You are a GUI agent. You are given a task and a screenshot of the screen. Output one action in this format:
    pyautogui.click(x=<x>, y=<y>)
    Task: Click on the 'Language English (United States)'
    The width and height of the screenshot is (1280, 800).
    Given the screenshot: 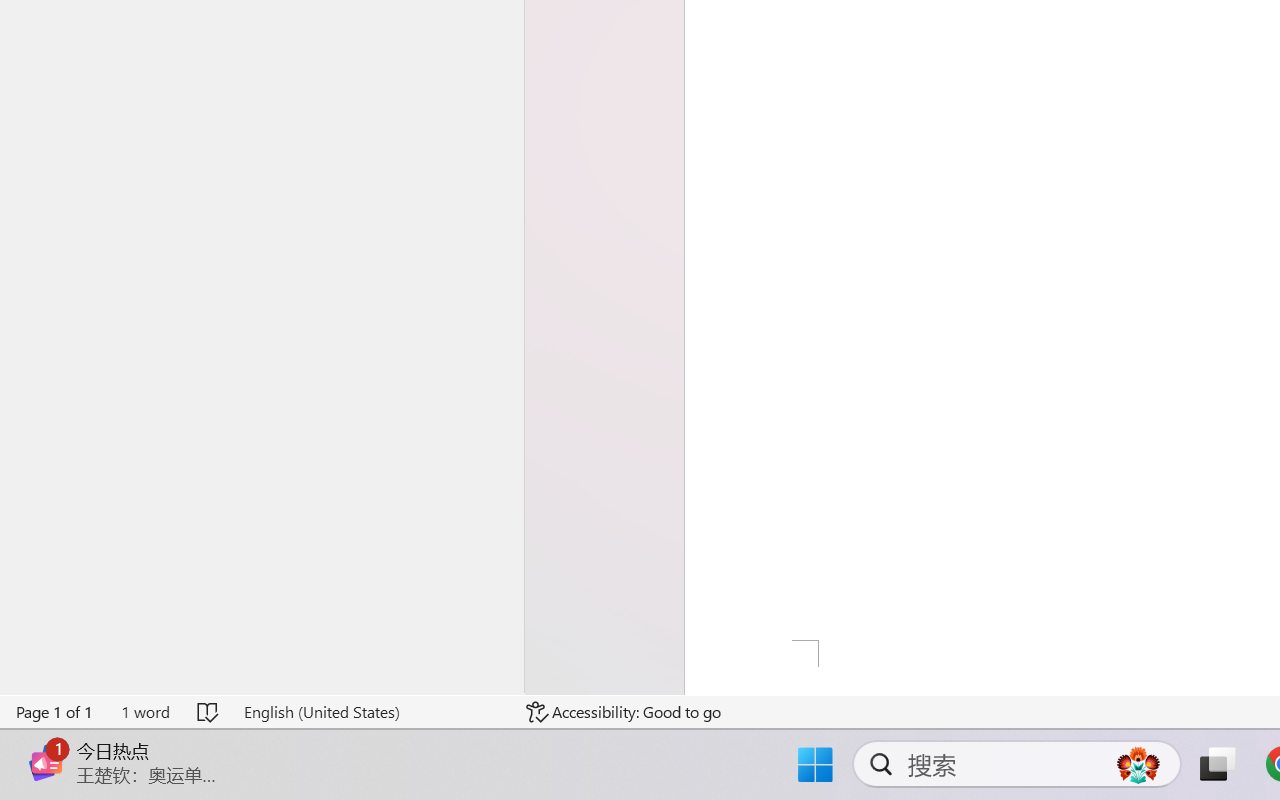 What is the action you would take?
    pyautogui.click(x=371, y=711)
    